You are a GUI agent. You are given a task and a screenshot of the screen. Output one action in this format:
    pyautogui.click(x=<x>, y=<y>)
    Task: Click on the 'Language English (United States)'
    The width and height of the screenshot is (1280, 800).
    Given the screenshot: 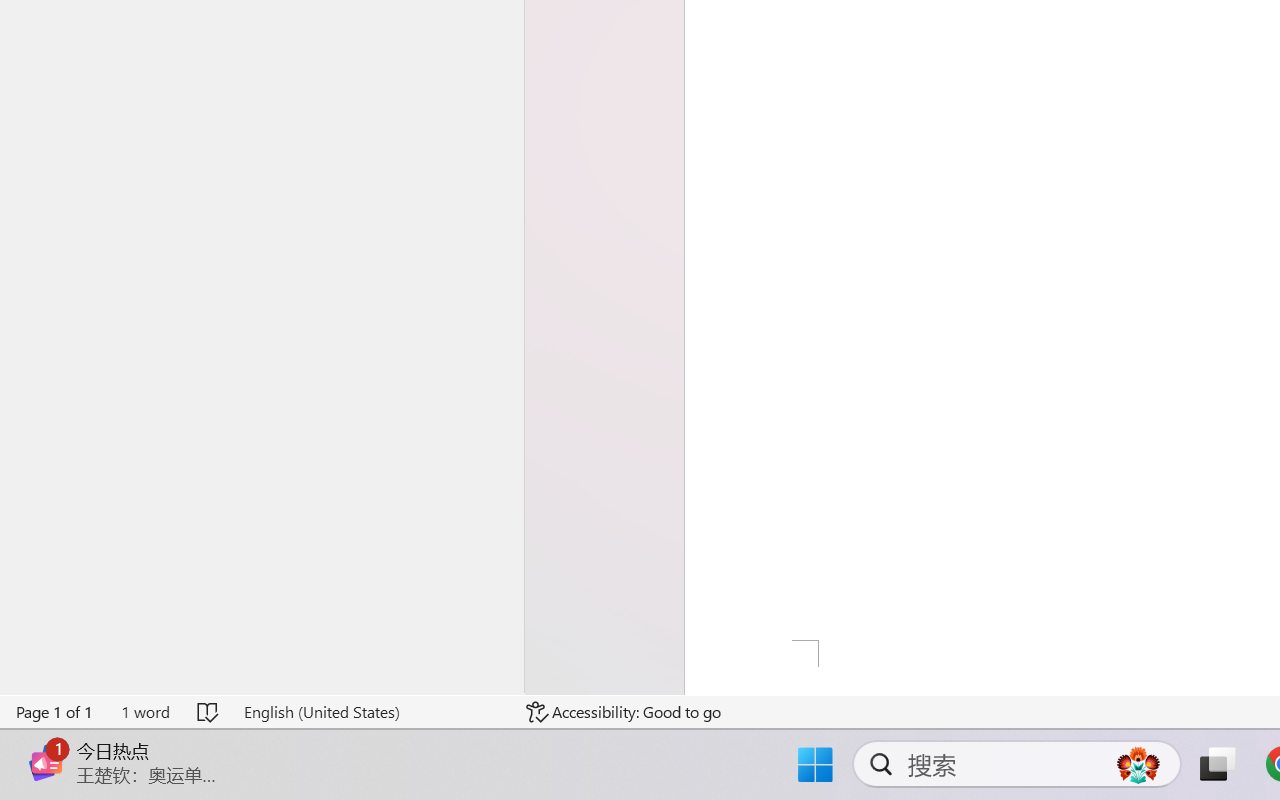 What is the action you would take?
    pyautogui.click(x=371, y=711)
    